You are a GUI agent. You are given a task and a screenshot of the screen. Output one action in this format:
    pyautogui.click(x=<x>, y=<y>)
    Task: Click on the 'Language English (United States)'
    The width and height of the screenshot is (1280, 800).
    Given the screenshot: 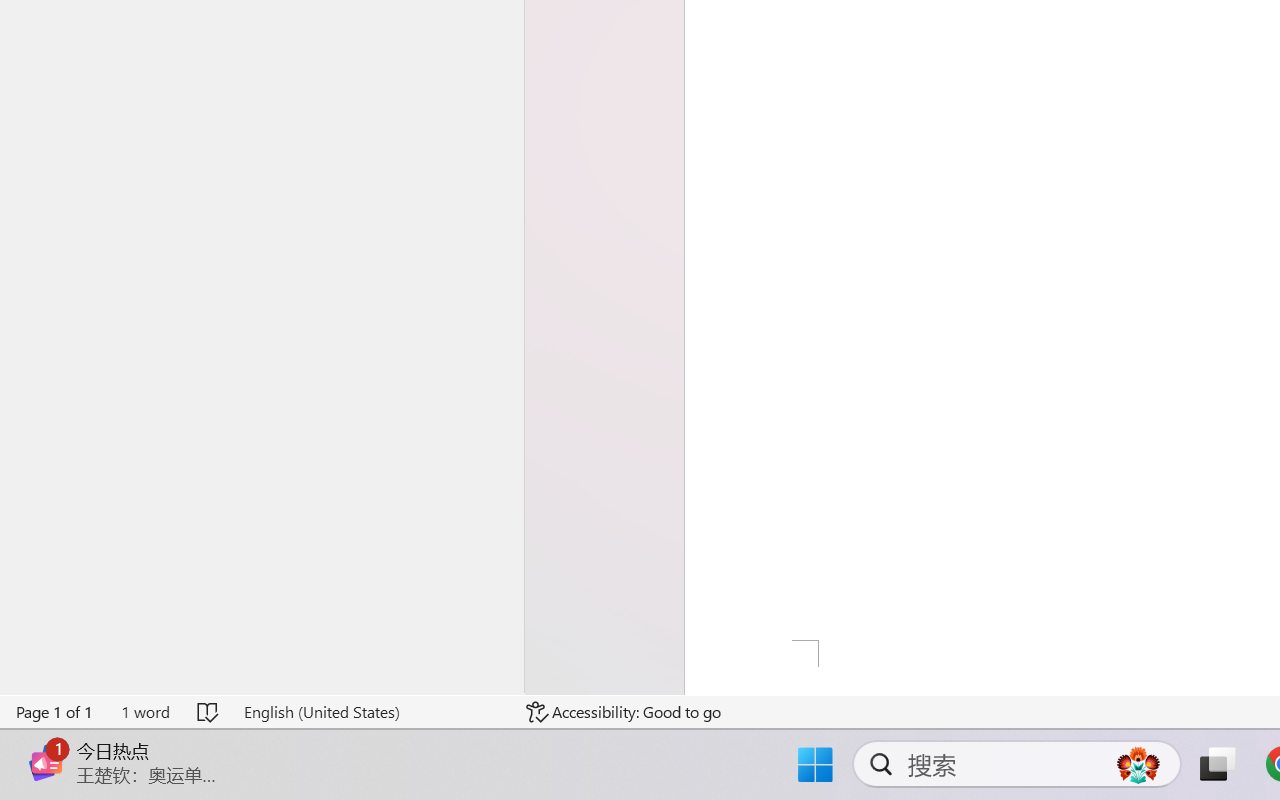 What is the action you would take?
    pyautogui.click(x=371, y=711)
    